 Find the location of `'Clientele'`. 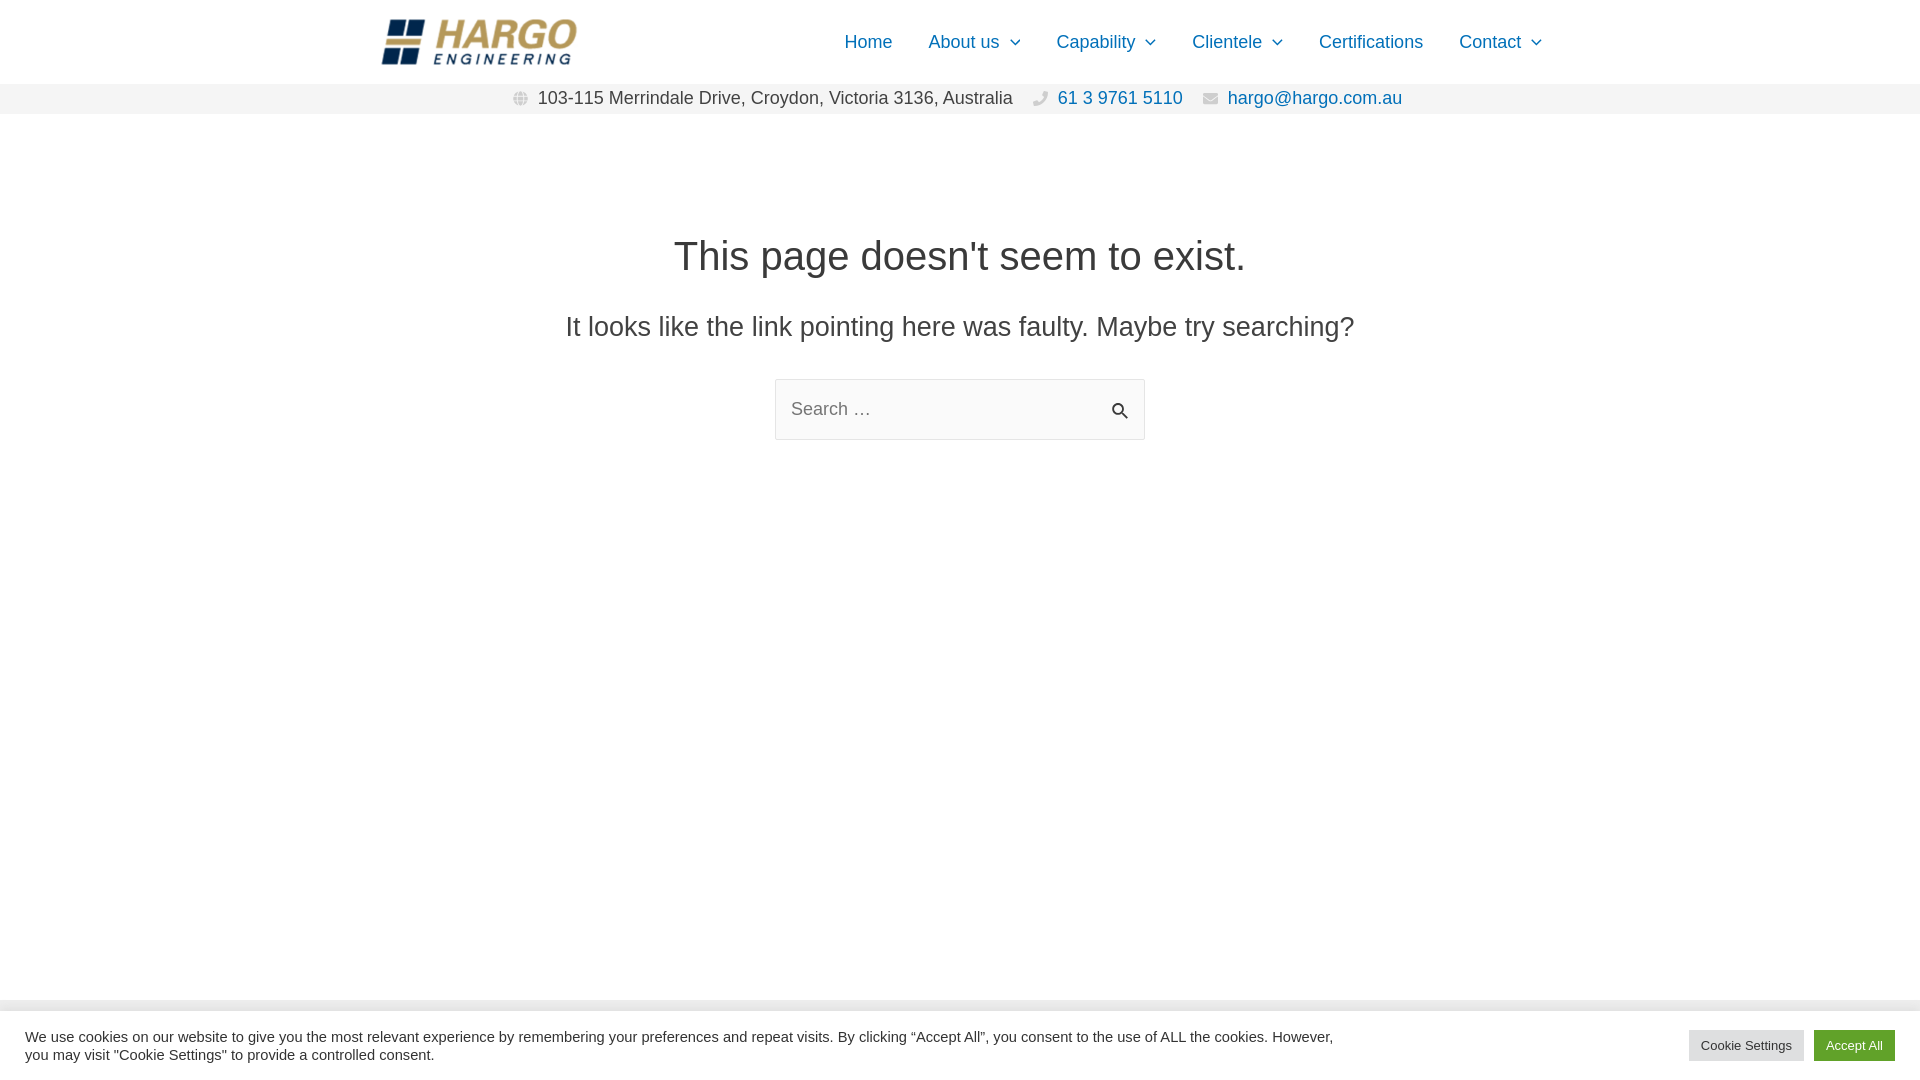

'Clientele' is located at coordinates (1236, 41).